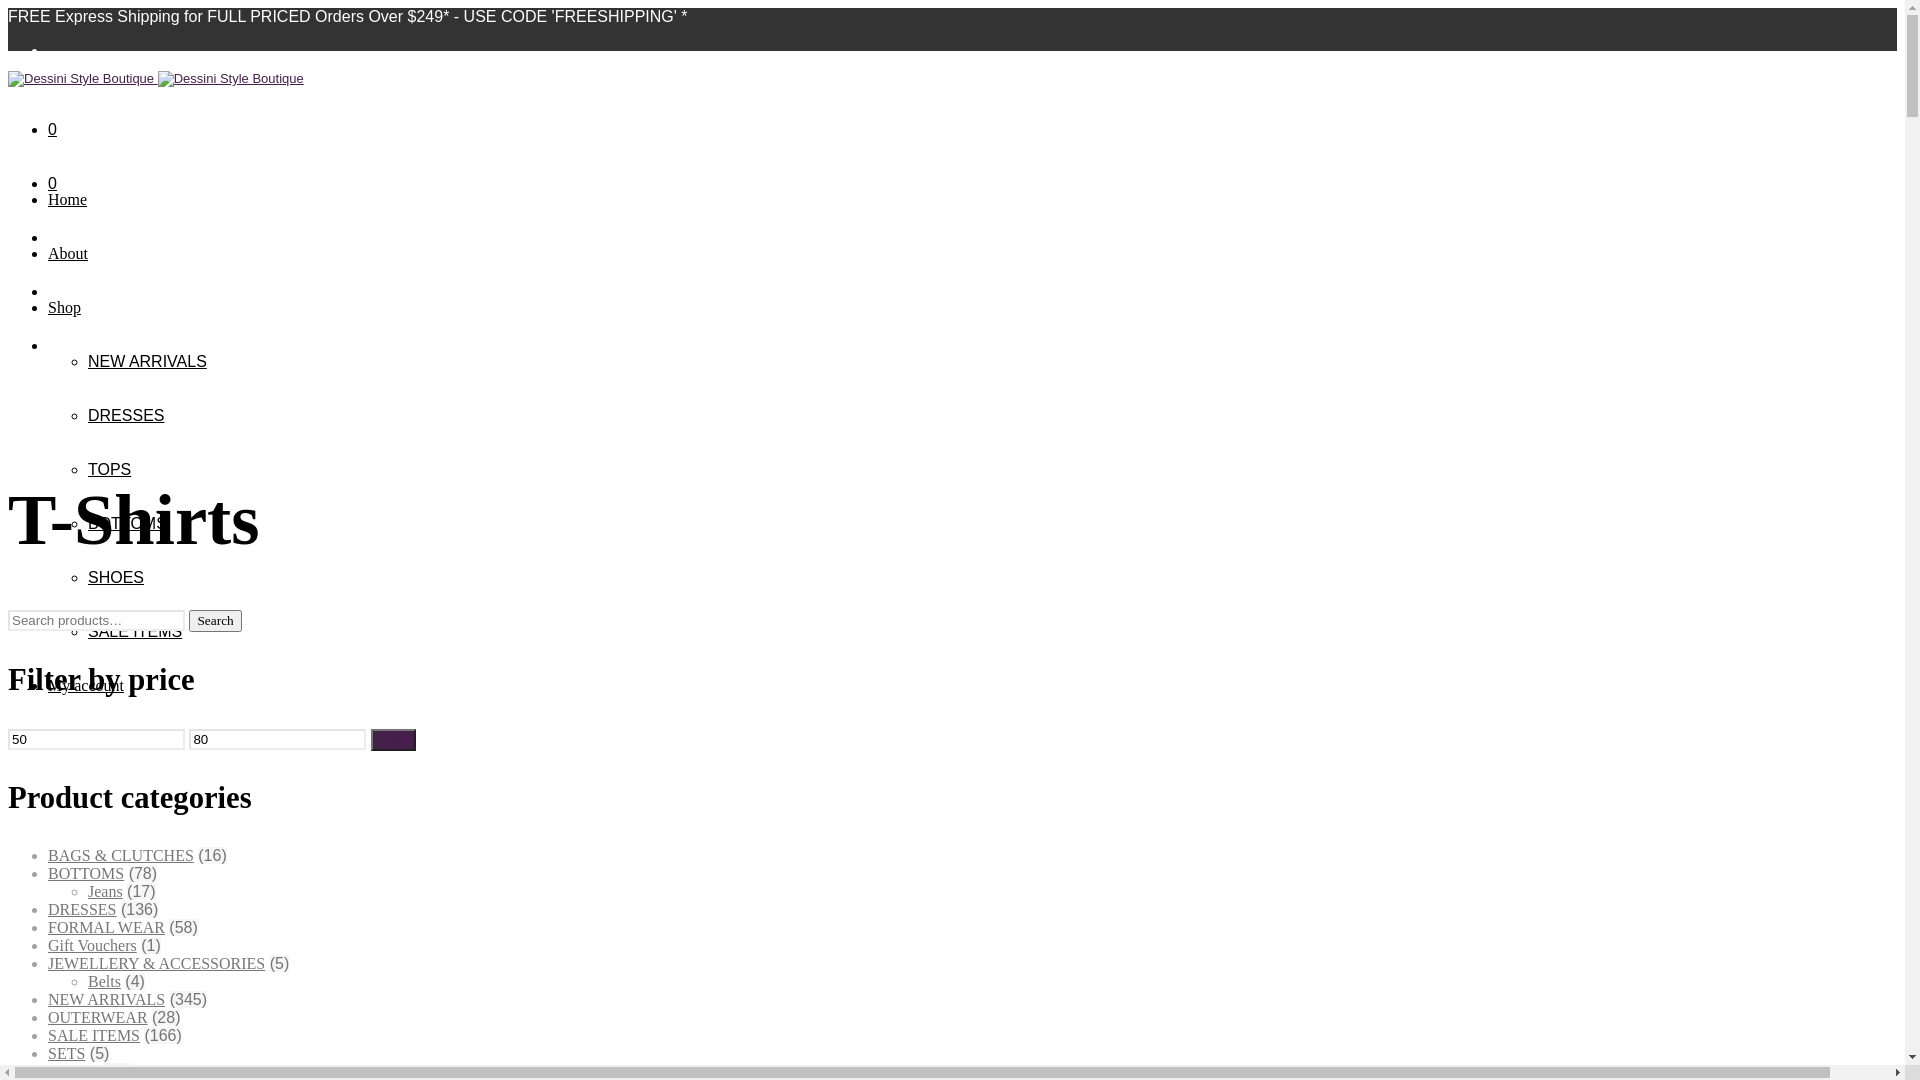 This screenshot has height=1080, width=1920. What do you see at coordinates (66, 1052) in the screenshot?
I see `'SETS'` at bounding box center [66, 1052].